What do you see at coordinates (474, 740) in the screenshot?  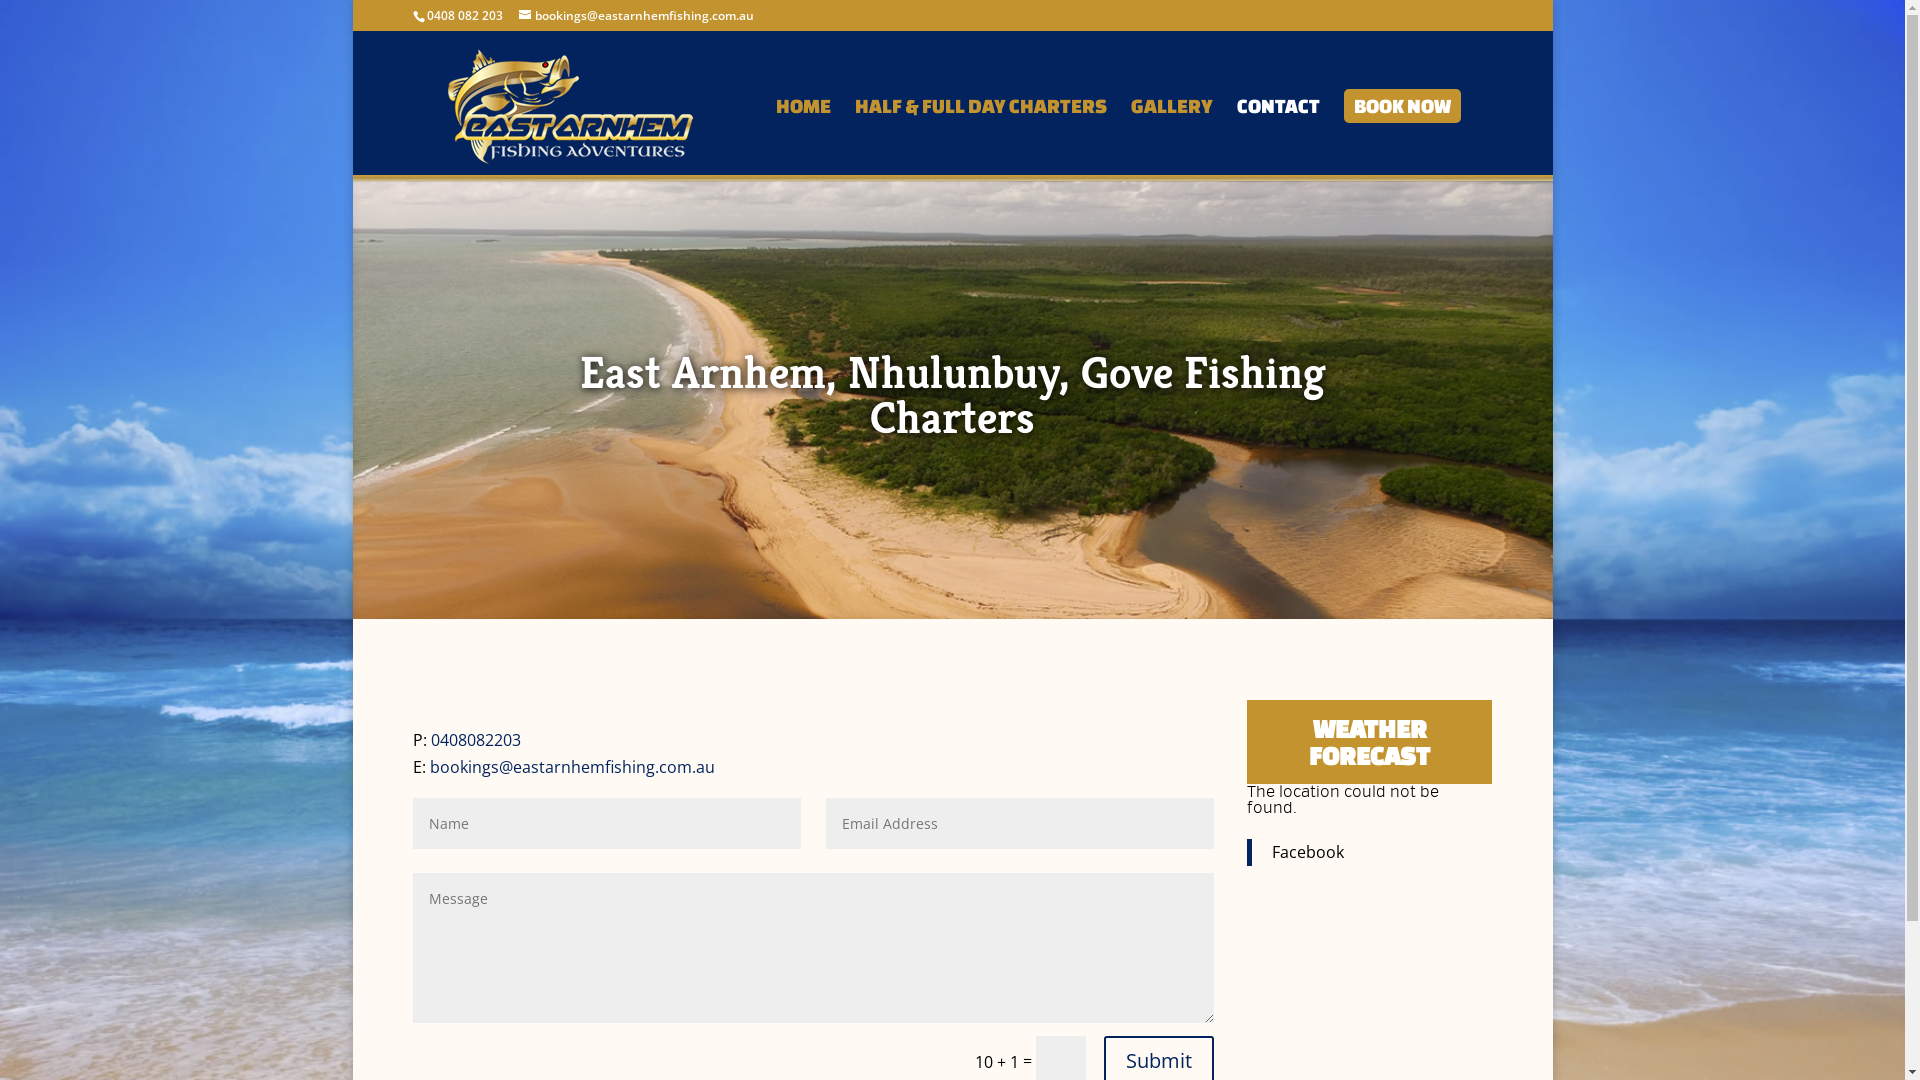 I see `'0408082203'` at bounding box center [474, 740].